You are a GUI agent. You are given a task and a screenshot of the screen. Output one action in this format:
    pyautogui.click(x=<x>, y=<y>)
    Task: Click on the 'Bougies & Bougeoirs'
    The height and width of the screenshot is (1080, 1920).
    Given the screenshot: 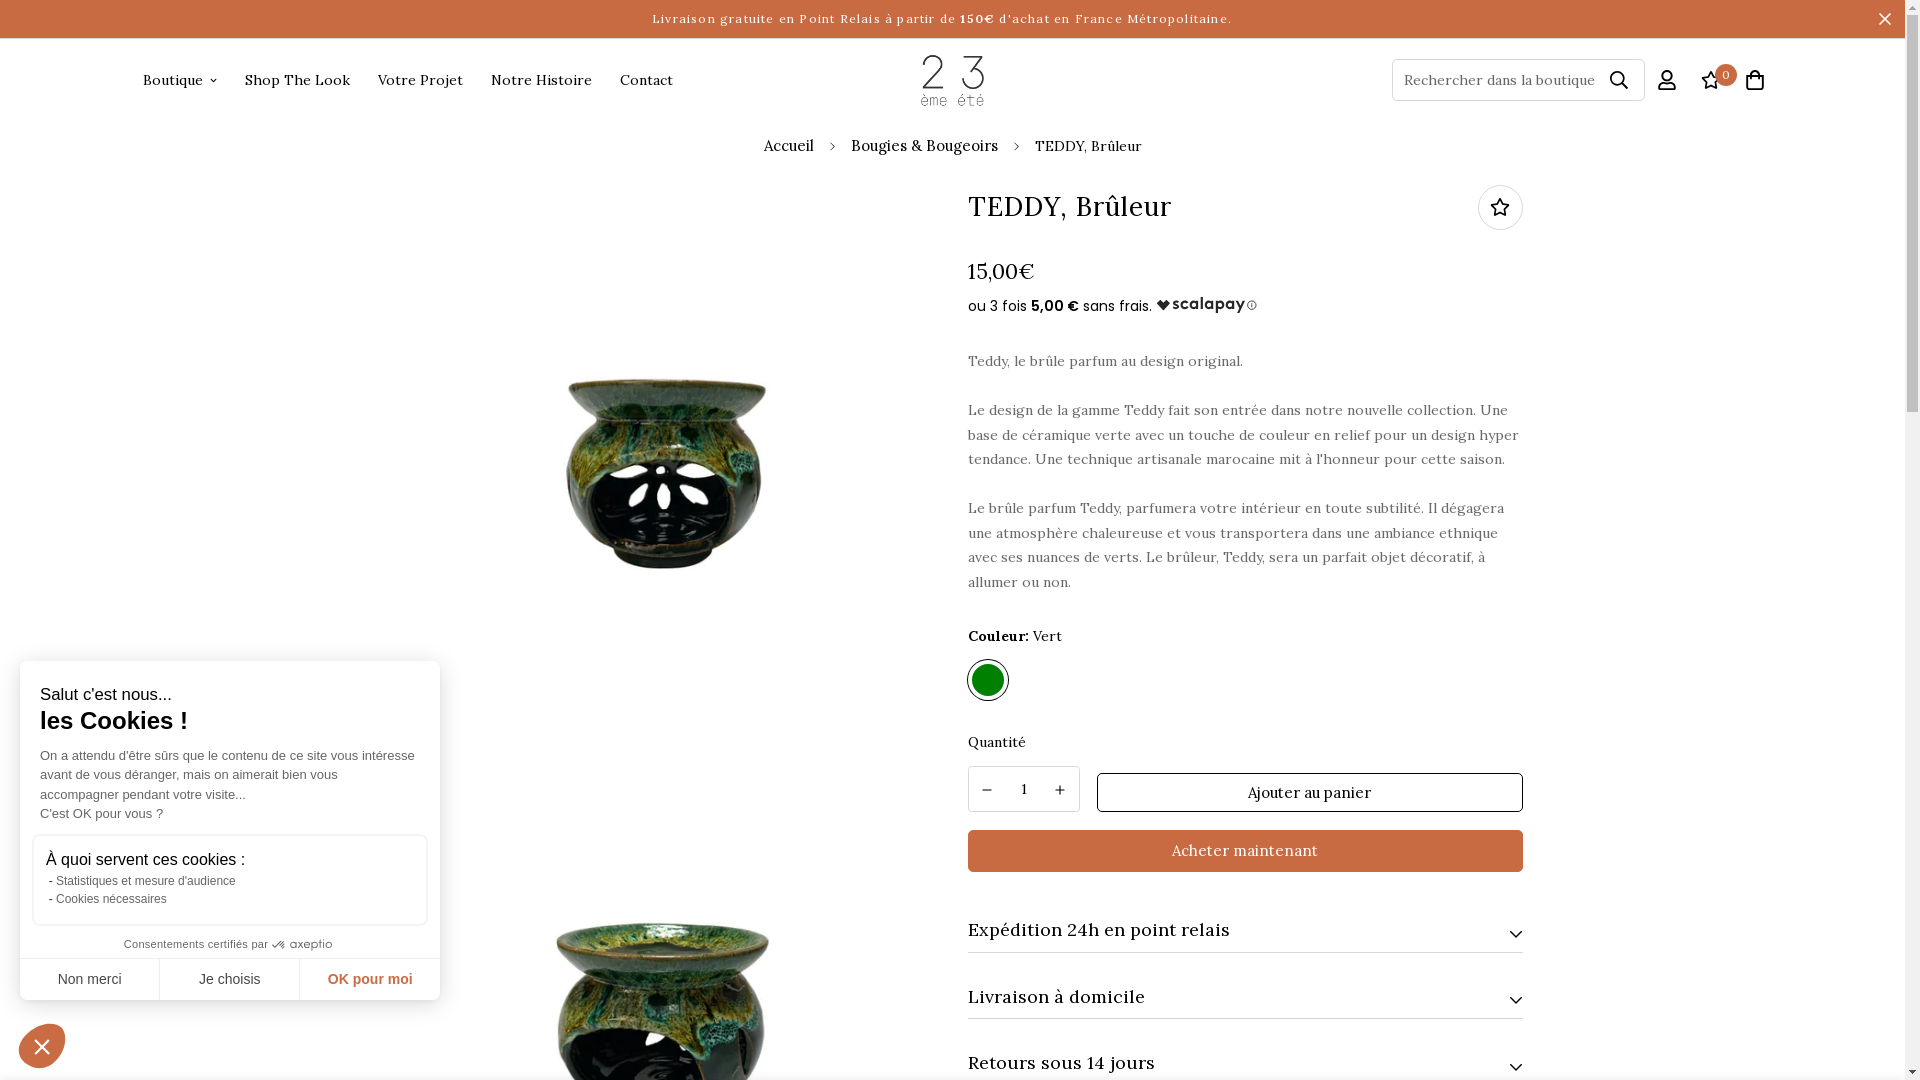 What is the action you would take?
    pyautogui.click(x=922, y=145)
    